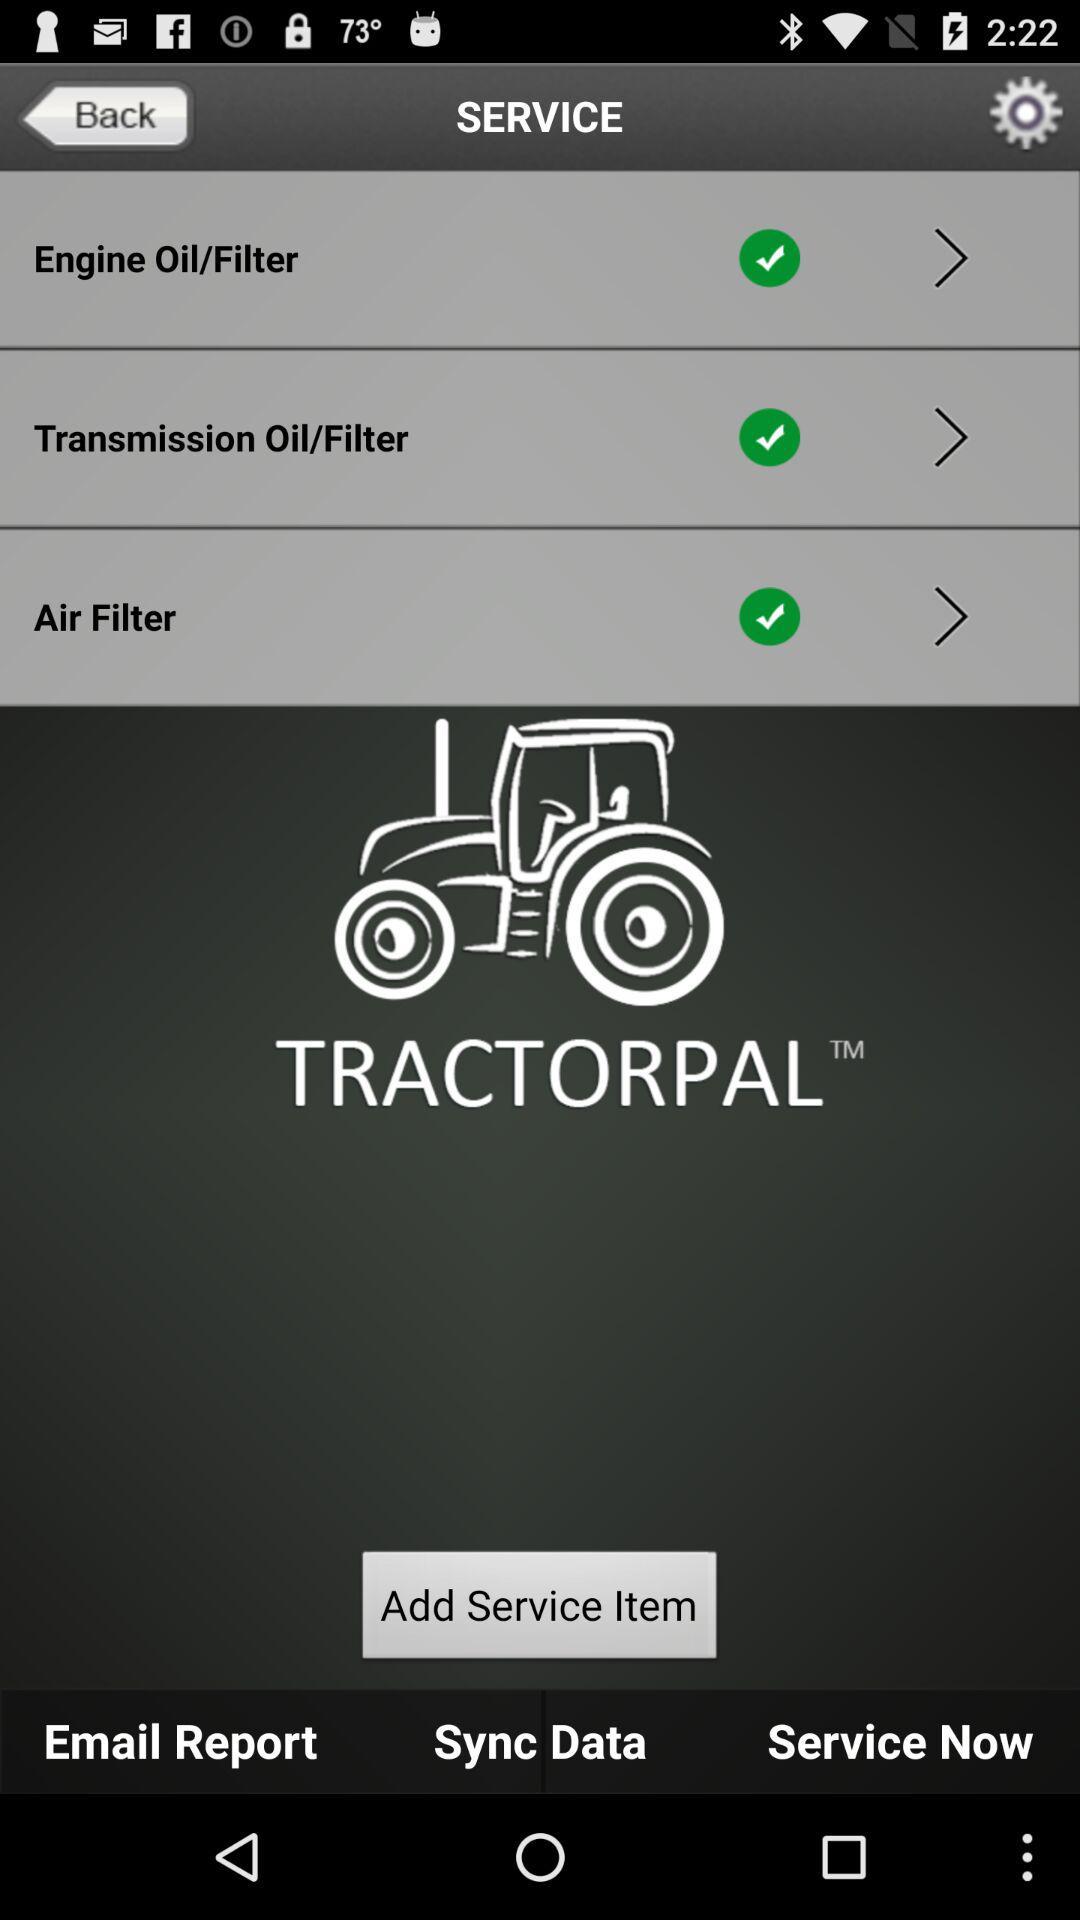 Image resolution: width=1080 pixels, height=1920 pixels. Describe the element at coordinates (950, 615) in the screenshot. I see `forword` at that location.